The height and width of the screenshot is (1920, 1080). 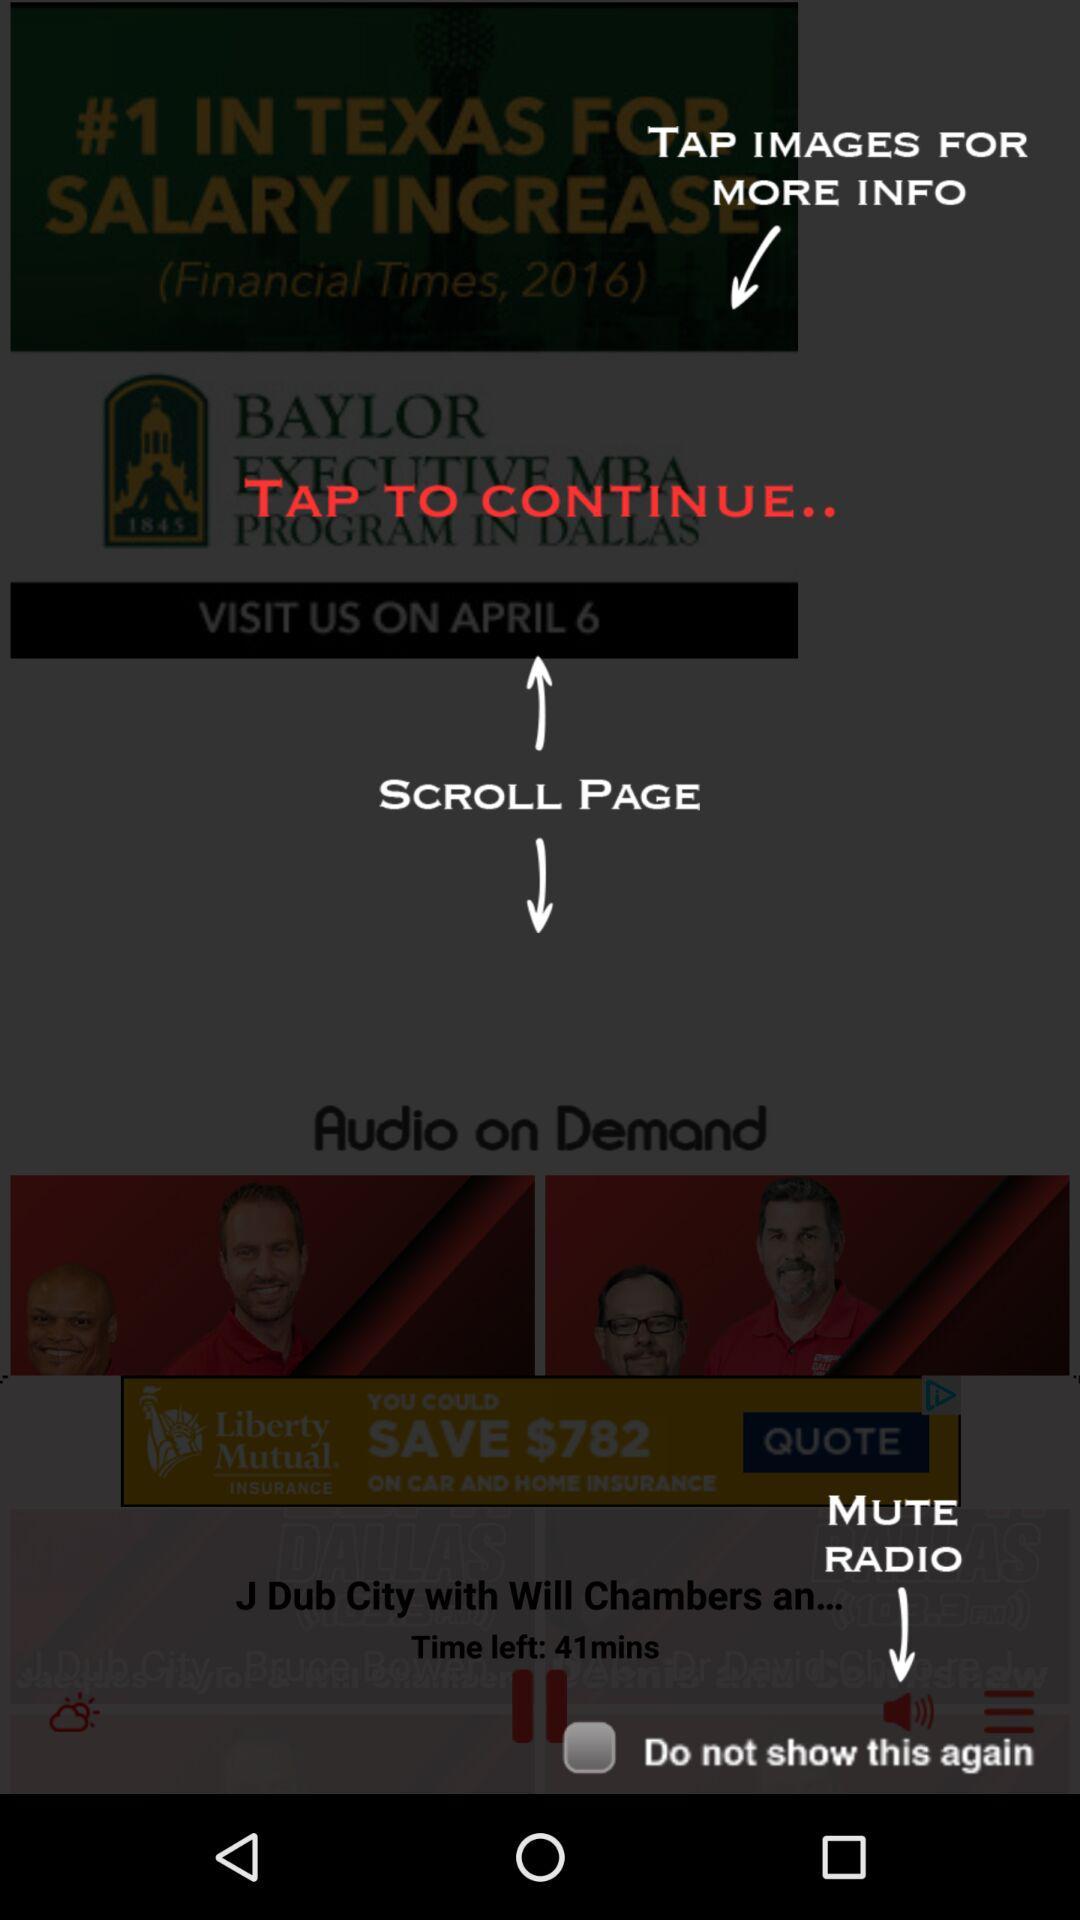 What do you see at coordinates (538, 1826) in the screenshot?
I see `the pause icon` at bounding box center [538, 1826].